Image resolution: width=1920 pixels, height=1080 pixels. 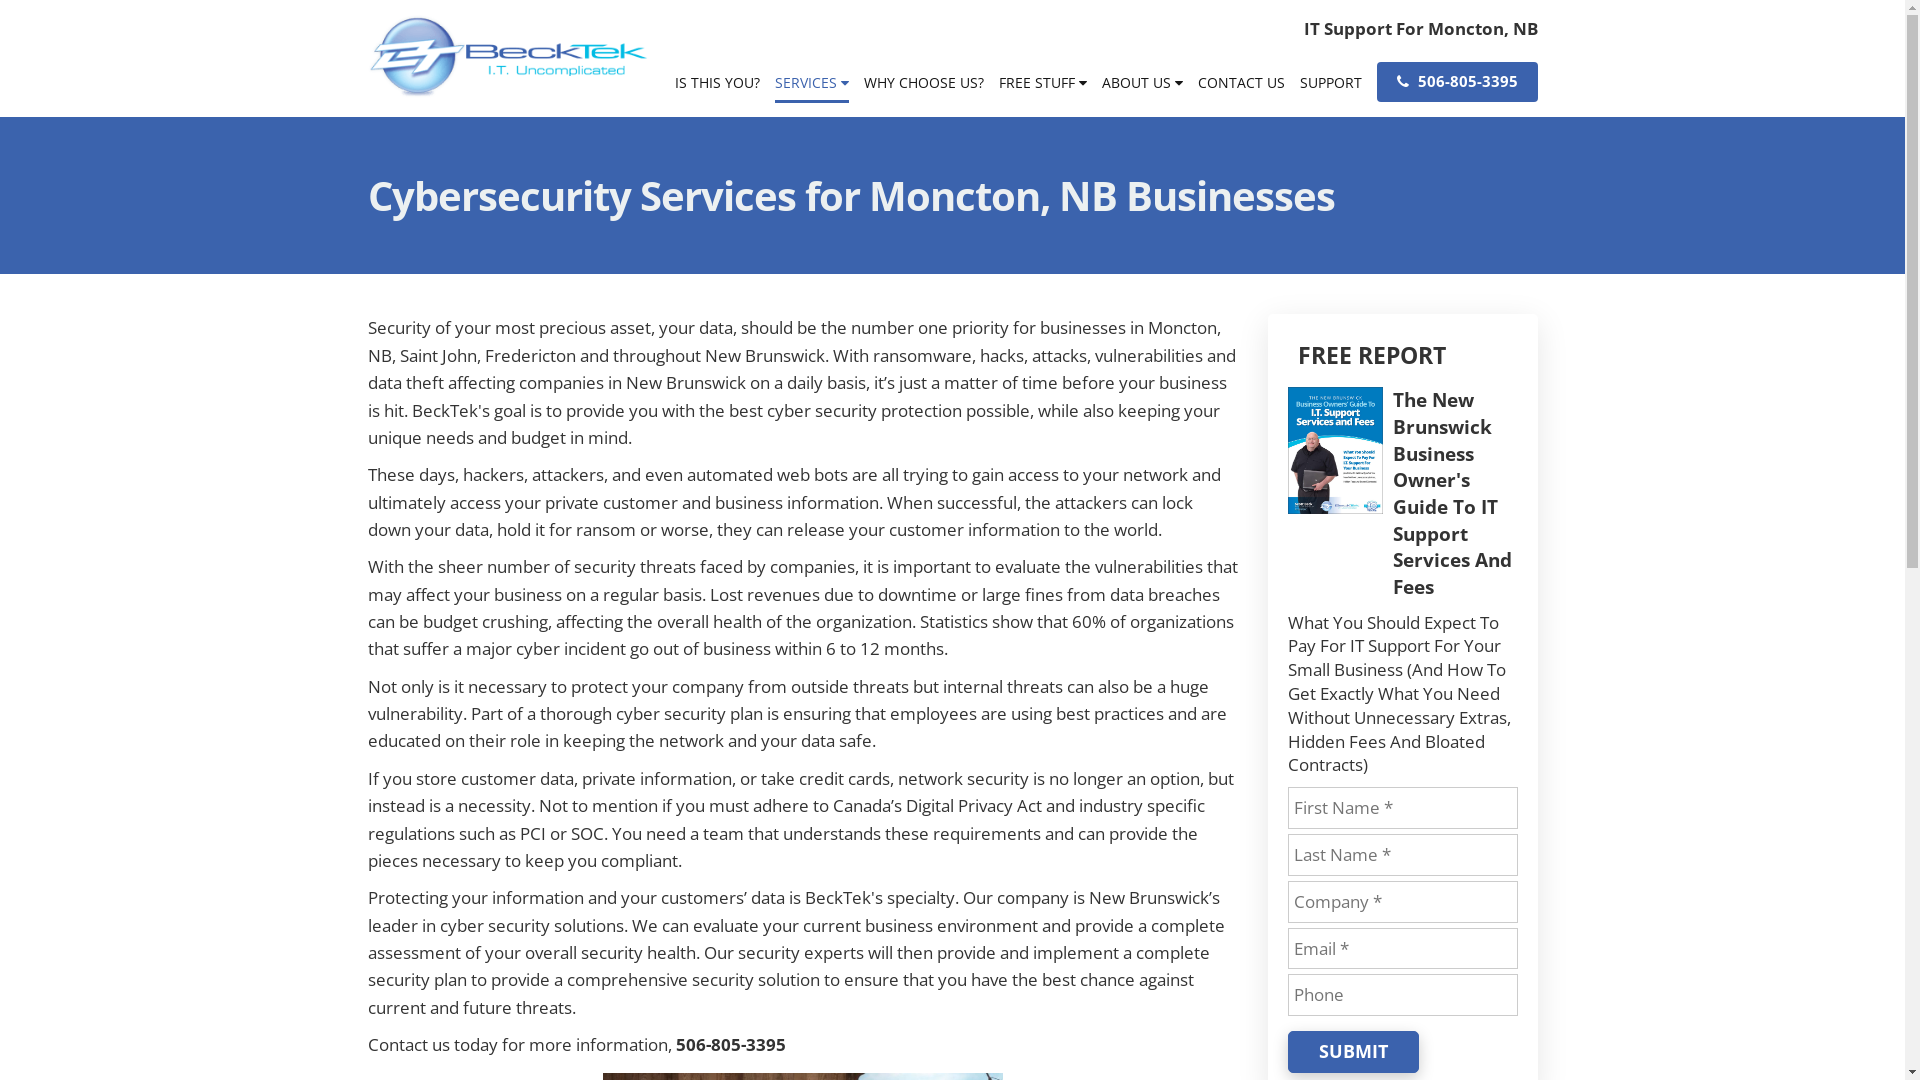 What do you see at coordinates (1456, 80) in the screenshot?
I see `'506-805-3395'` at bounding box center [1456, 80].